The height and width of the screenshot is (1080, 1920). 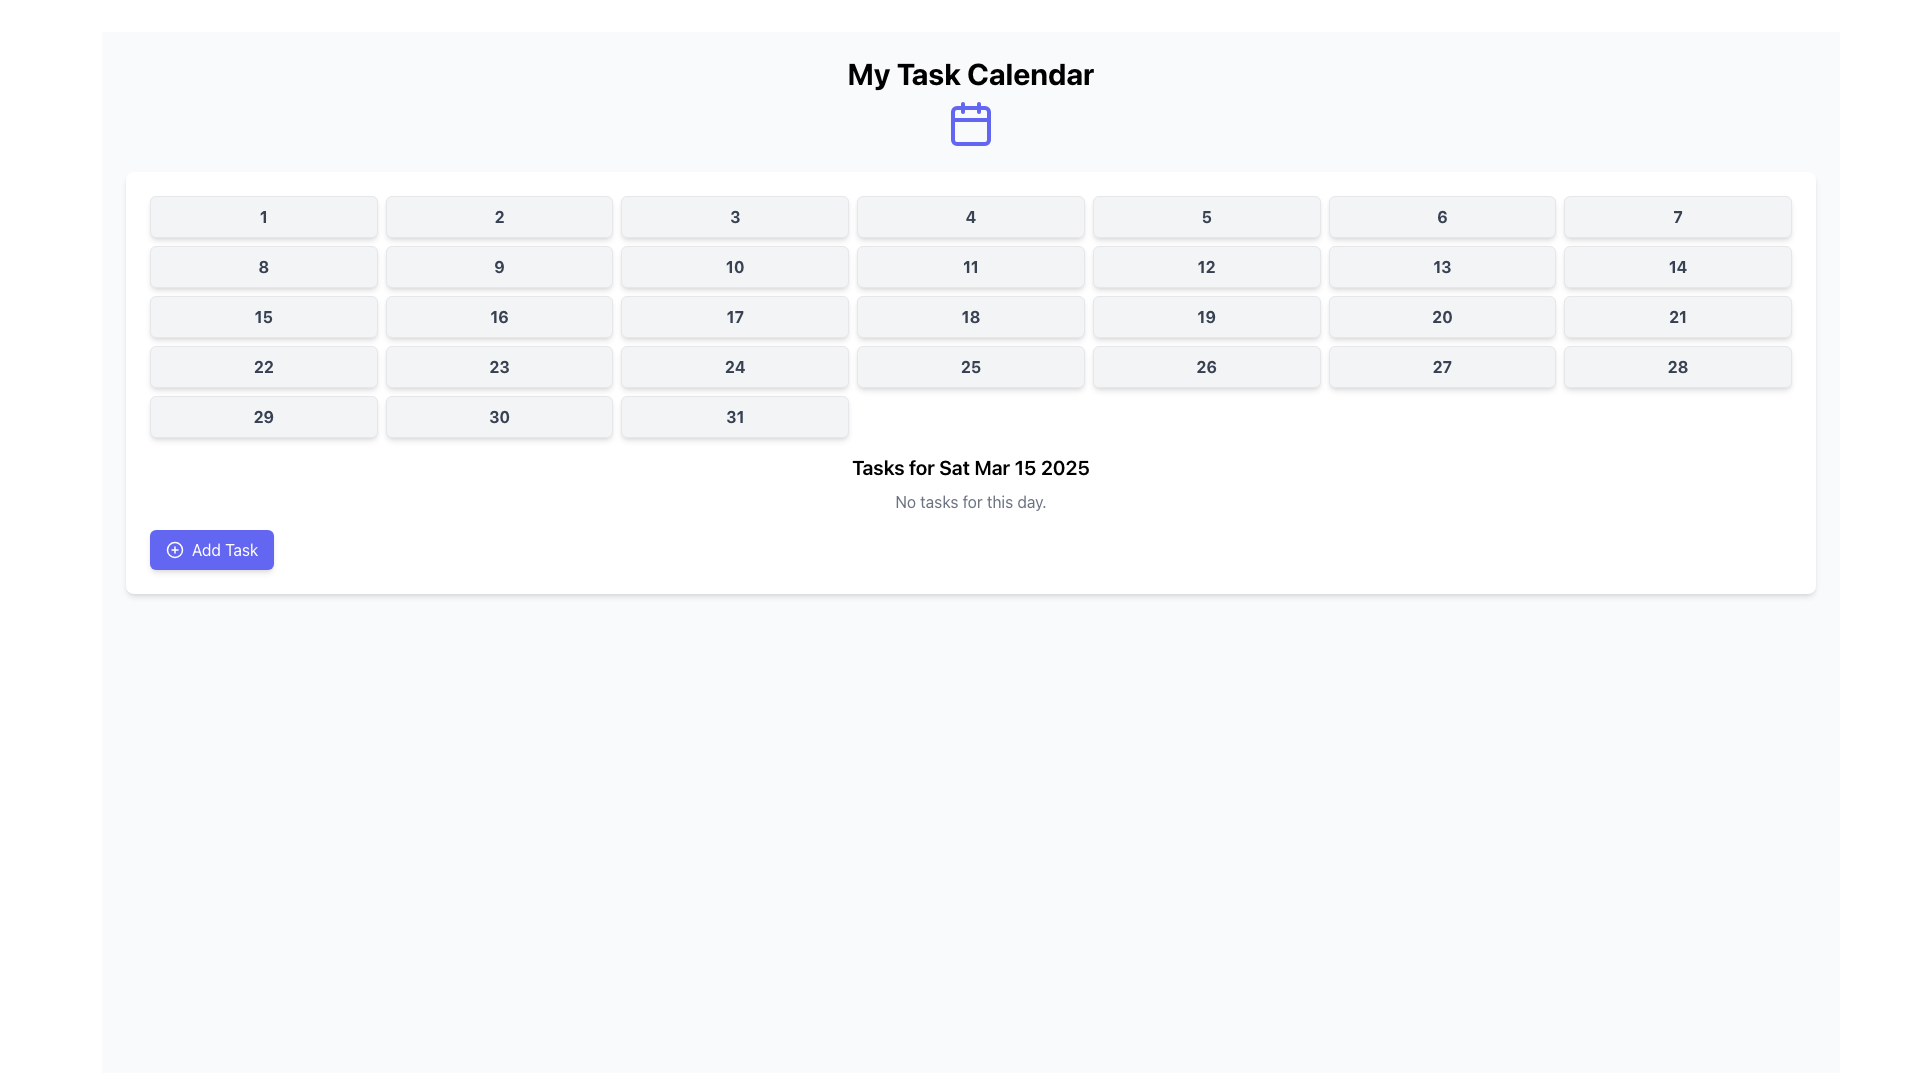 I want to click on the button displaying the number '15', so click(x=262, y=315).